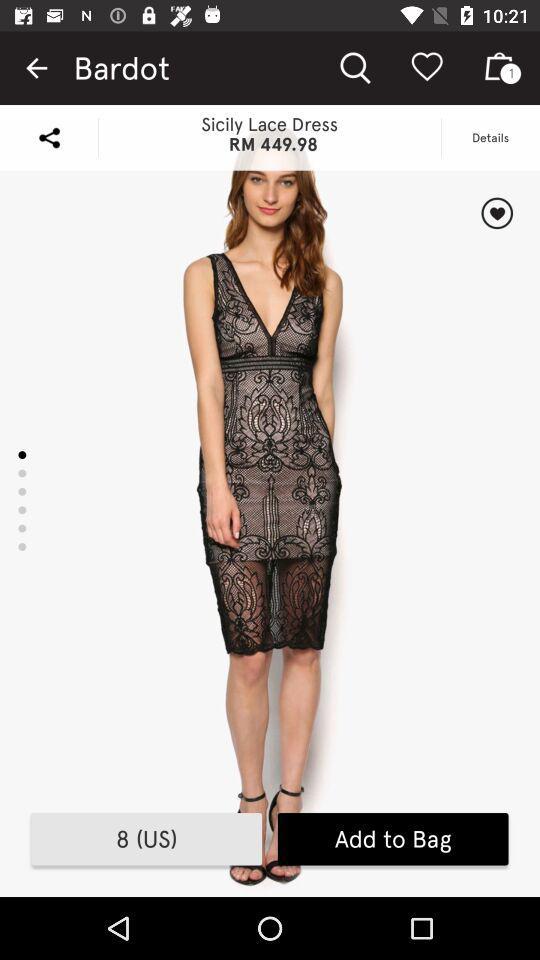 This screenshot has height=960, width=540. Describe the element at coordinates (489, 136) in the screenshot. I see `details item` at that location.